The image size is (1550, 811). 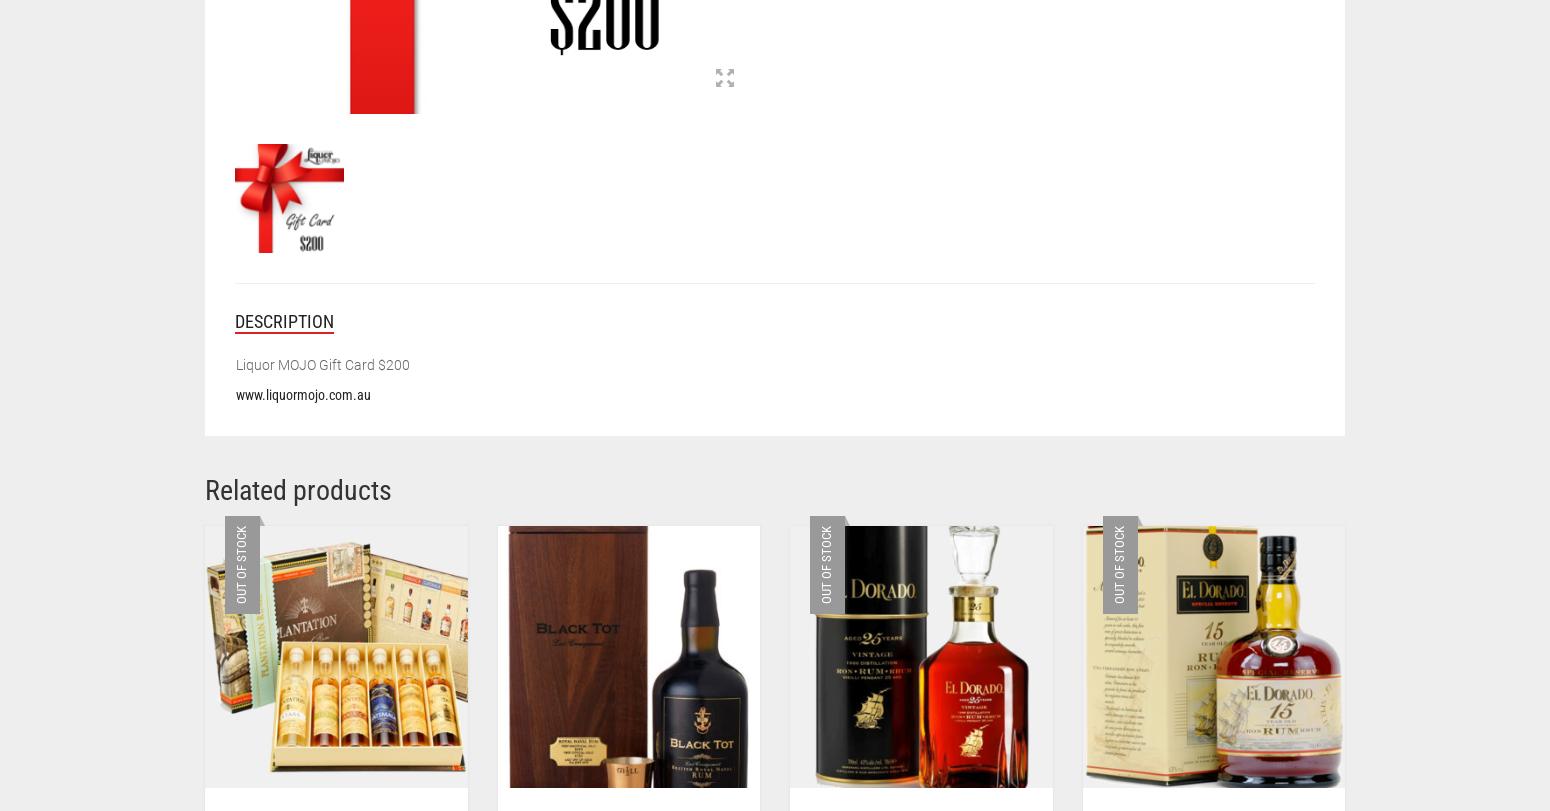 I want to click on '$', so click(x=835, y=341).